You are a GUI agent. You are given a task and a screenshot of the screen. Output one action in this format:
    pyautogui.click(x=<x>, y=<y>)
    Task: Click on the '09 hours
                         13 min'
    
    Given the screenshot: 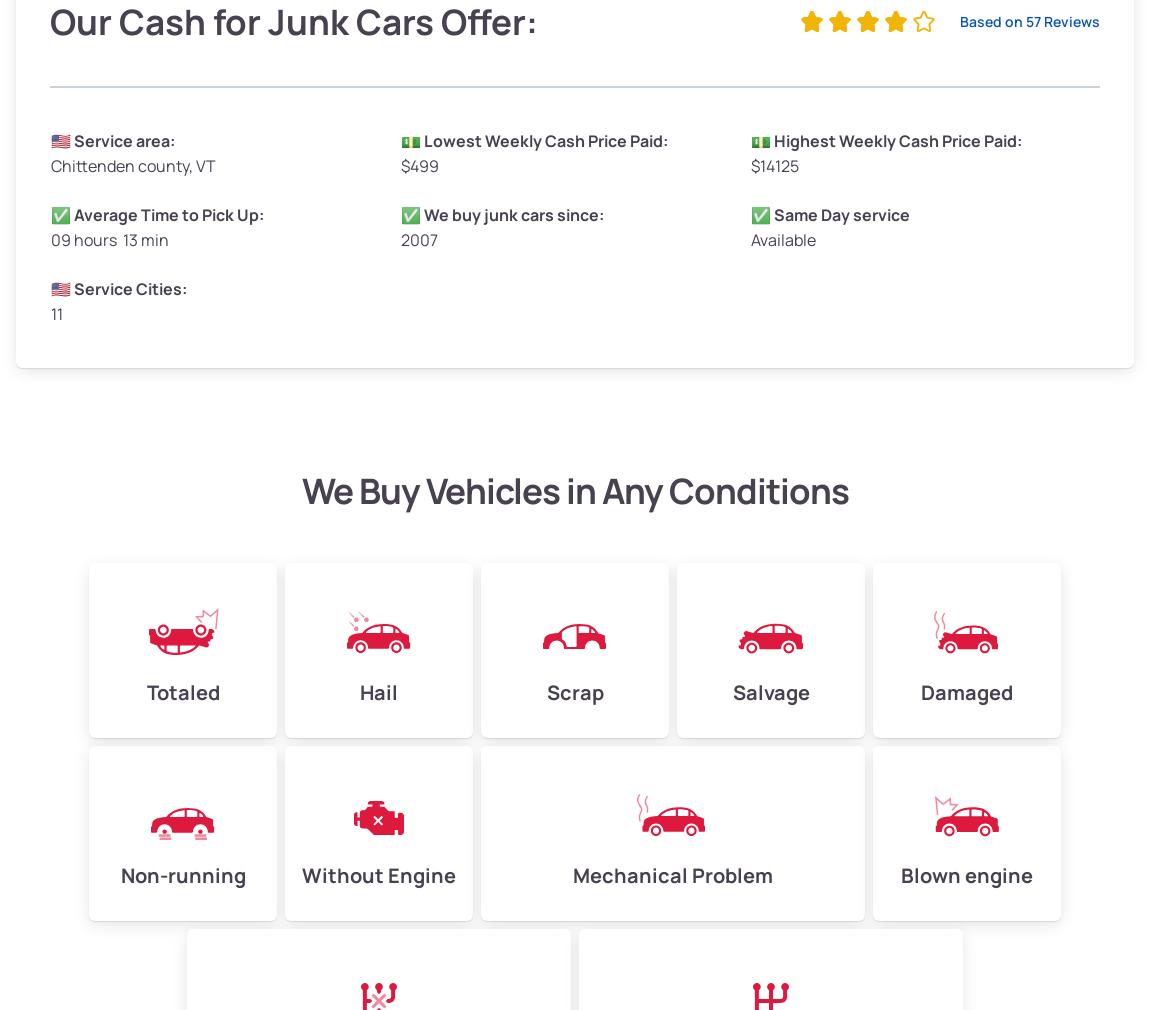 What is the action you would take?
    pyautogui.click(x=109, y=237)
    